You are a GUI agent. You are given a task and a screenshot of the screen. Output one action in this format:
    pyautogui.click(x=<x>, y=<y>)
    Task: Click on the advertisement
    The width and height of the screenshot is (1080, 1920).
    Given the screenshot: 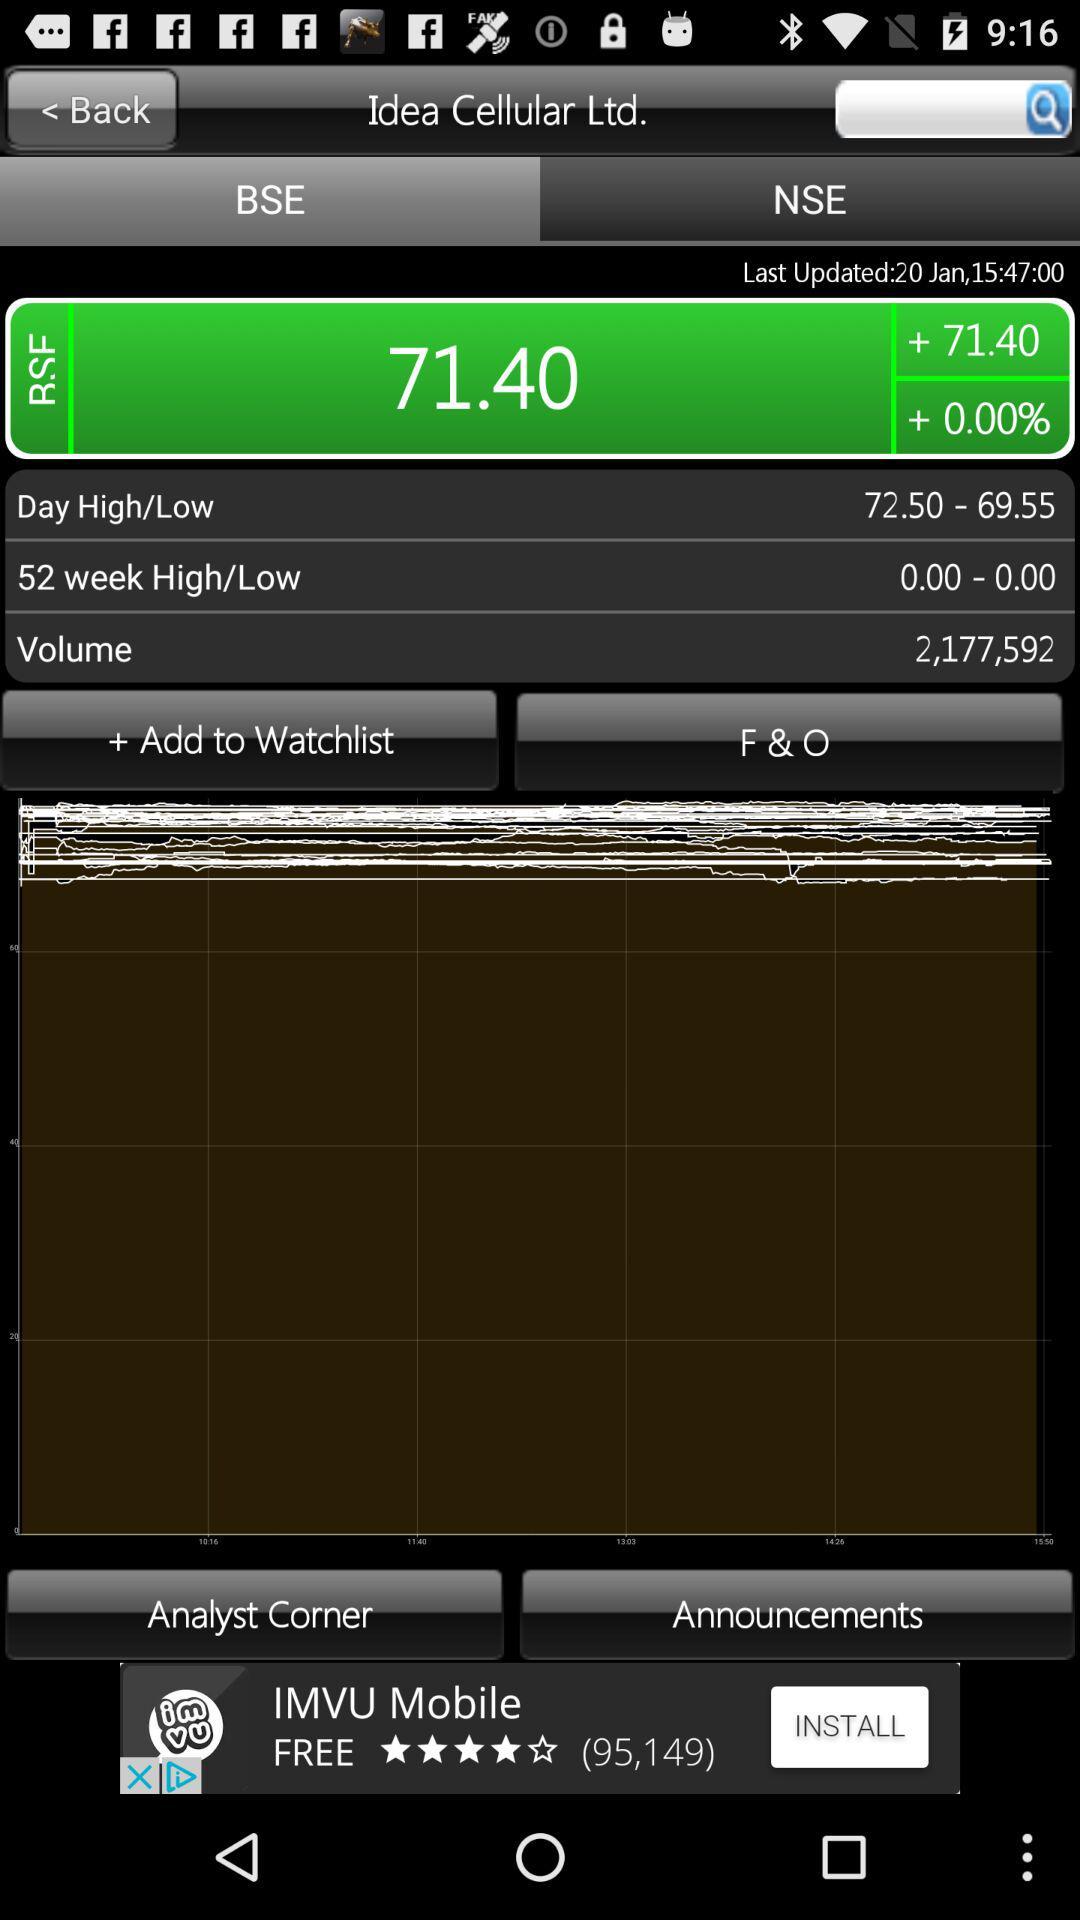 What is the action you would take?
    pyautogui.click(x=540, y=1727)
    